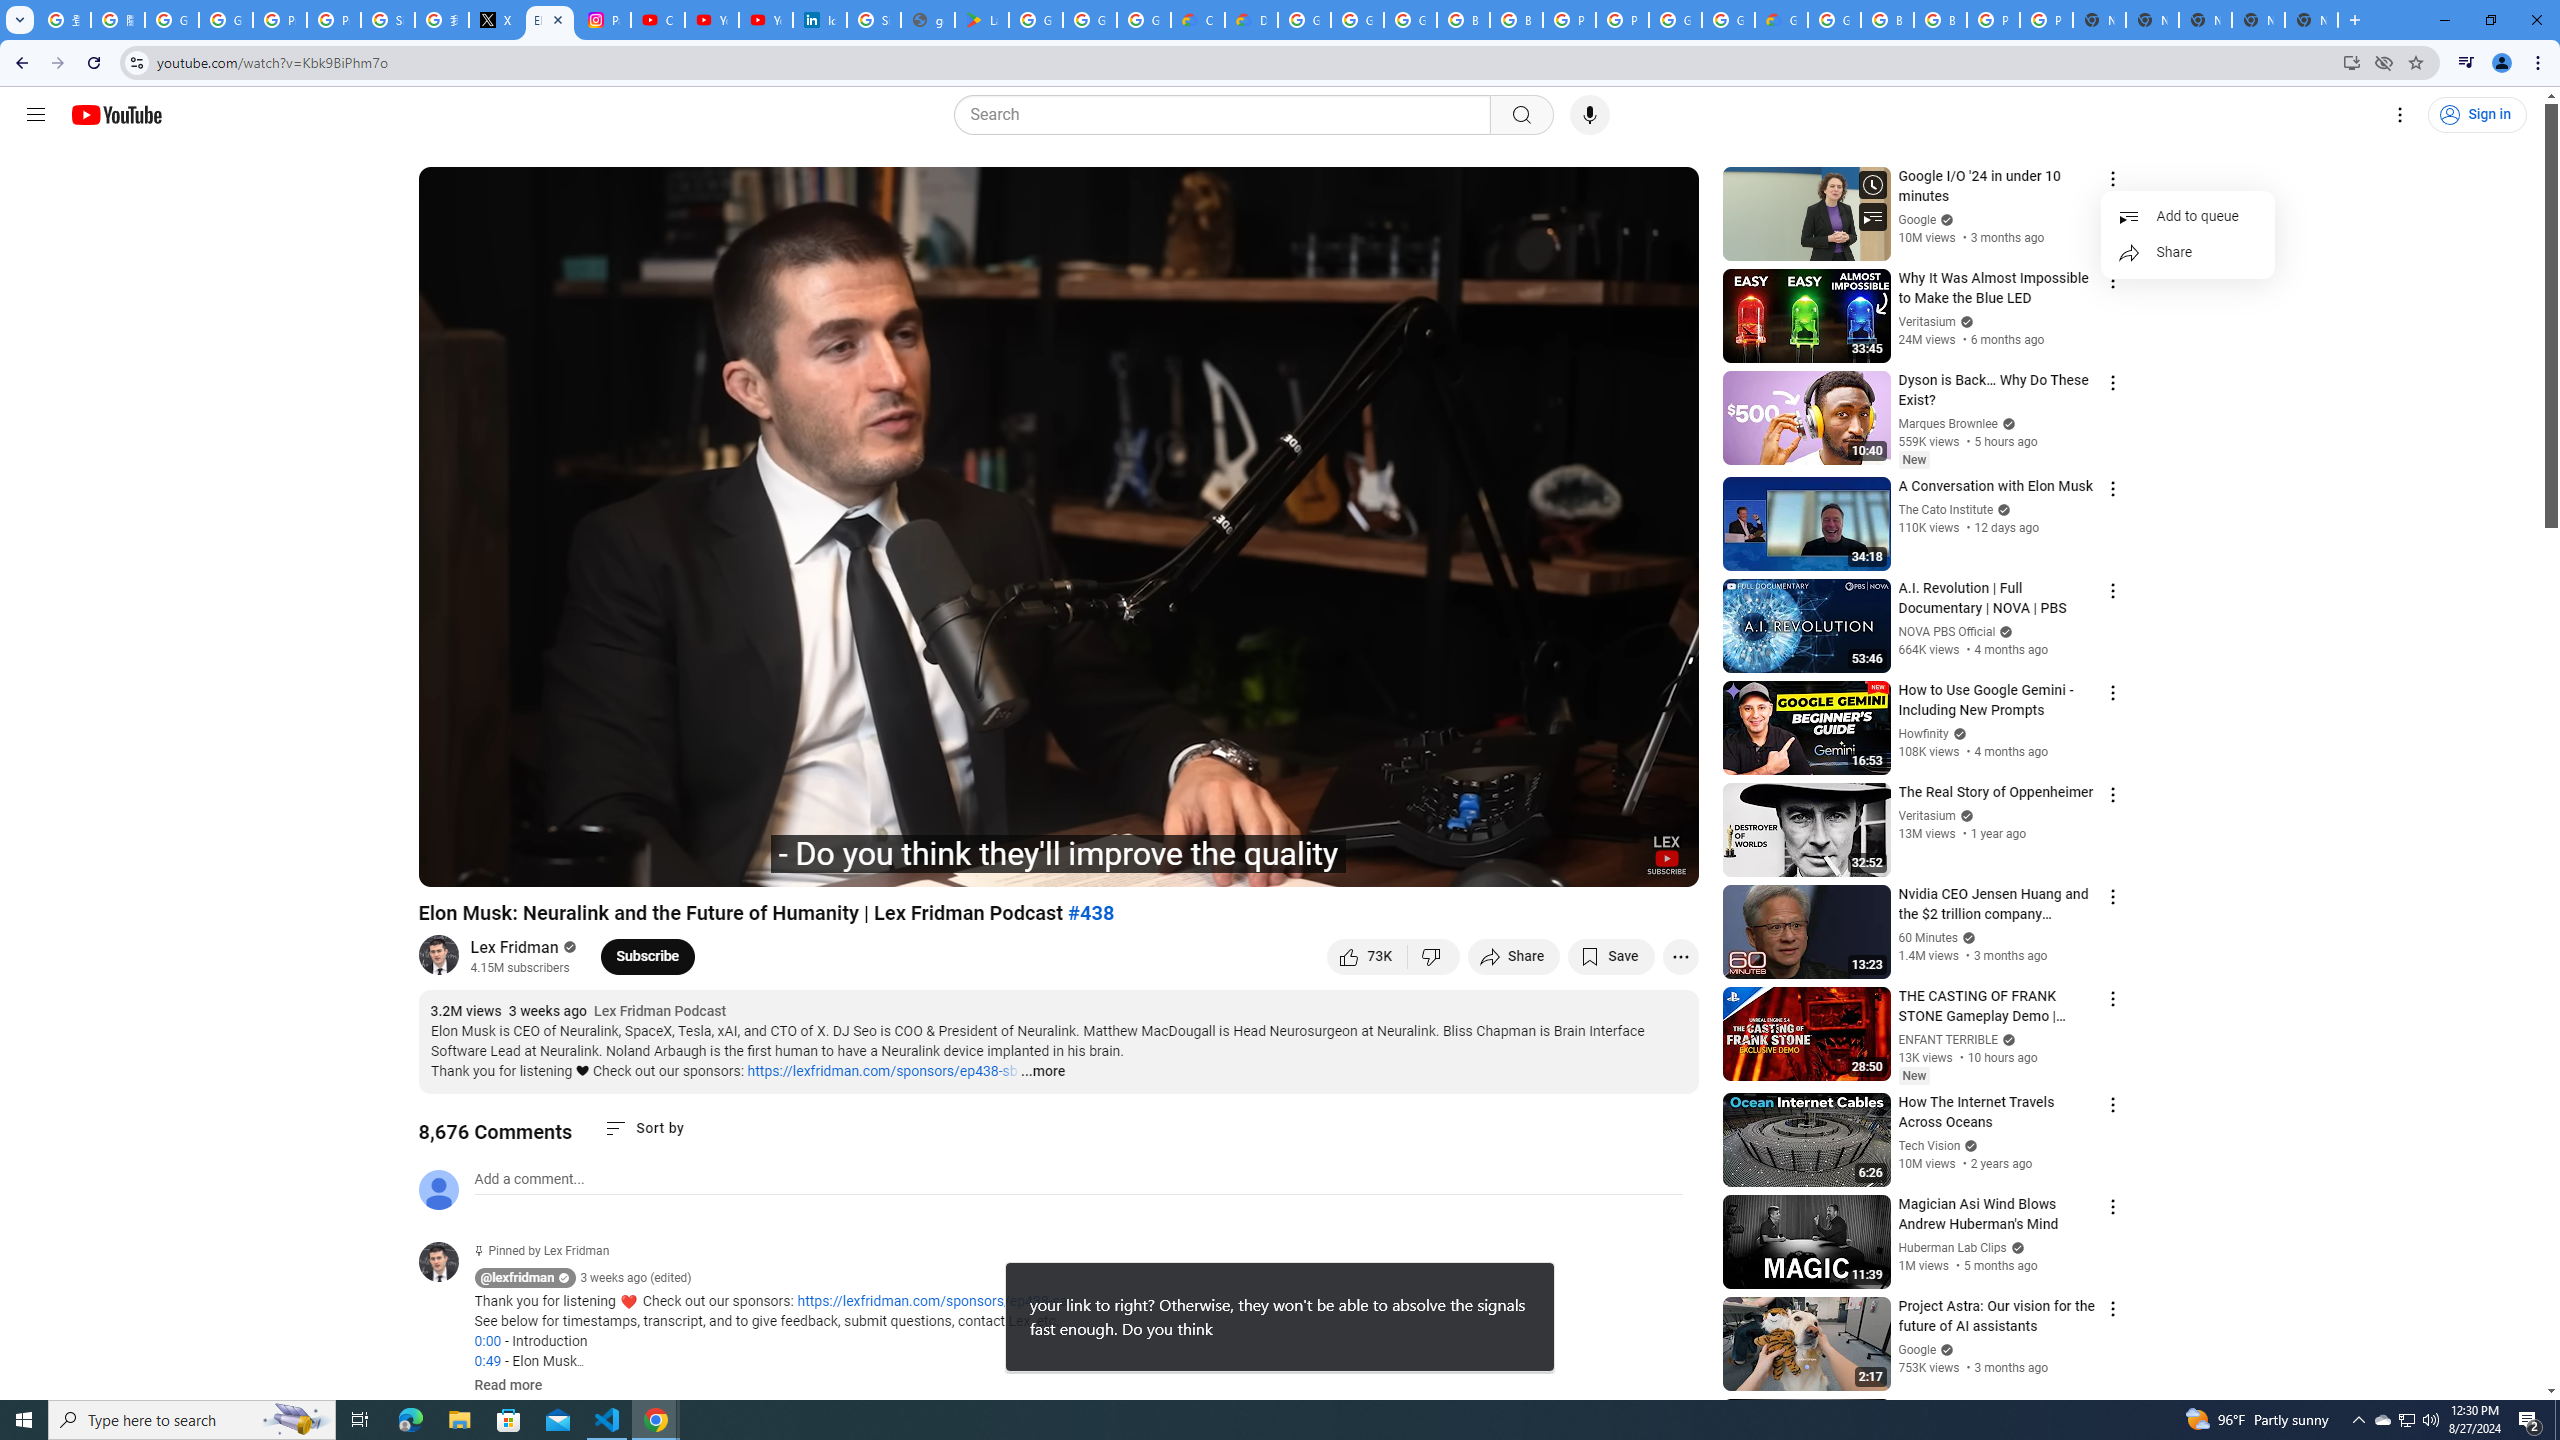 The width and height of the screenshot is (2560, 1440). Describe the element at coordinates (2186, 215) in the screenshot. I see `'Add to queue'` at that location.